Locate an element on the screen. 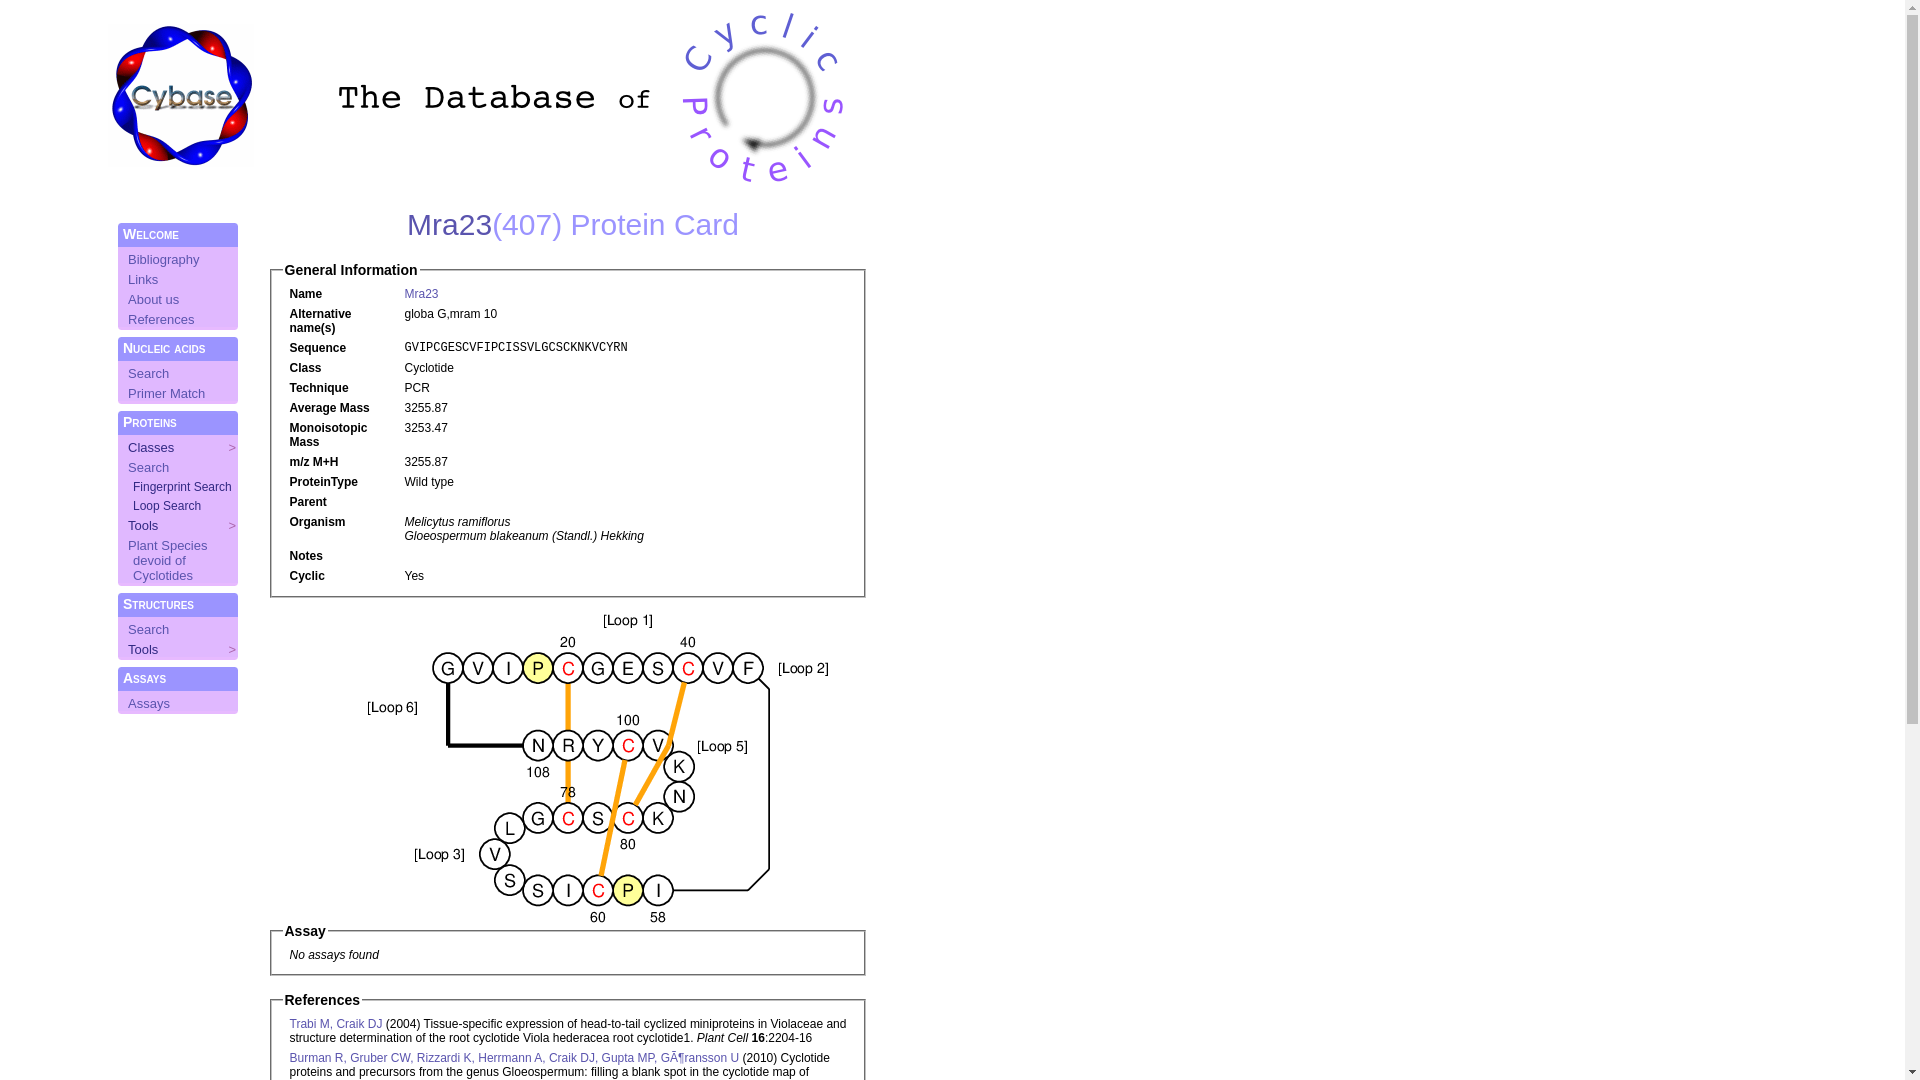  'Assays' is located at coordinates (147, 702).